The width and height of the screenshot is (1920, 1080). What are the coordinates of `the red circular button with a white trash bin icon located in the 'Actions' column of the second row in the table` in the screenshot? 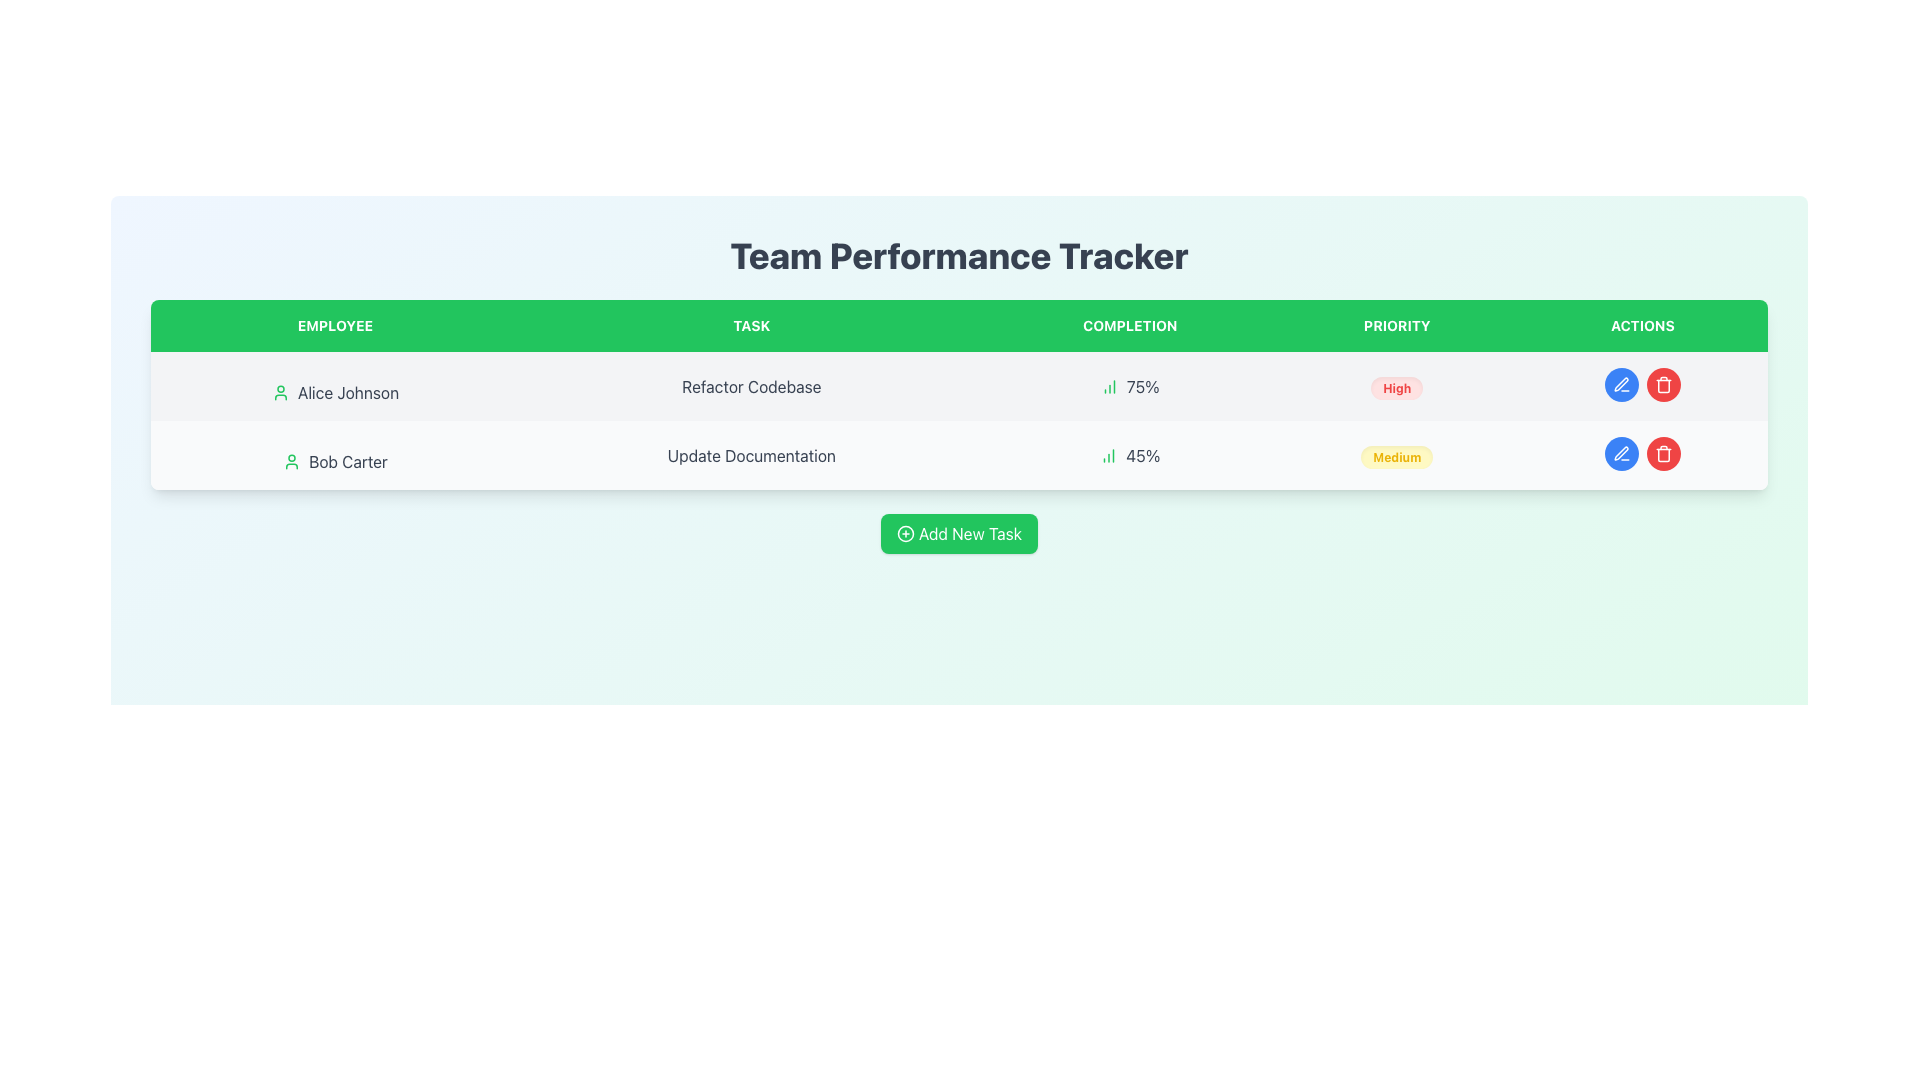 It's located at (1663, 385).